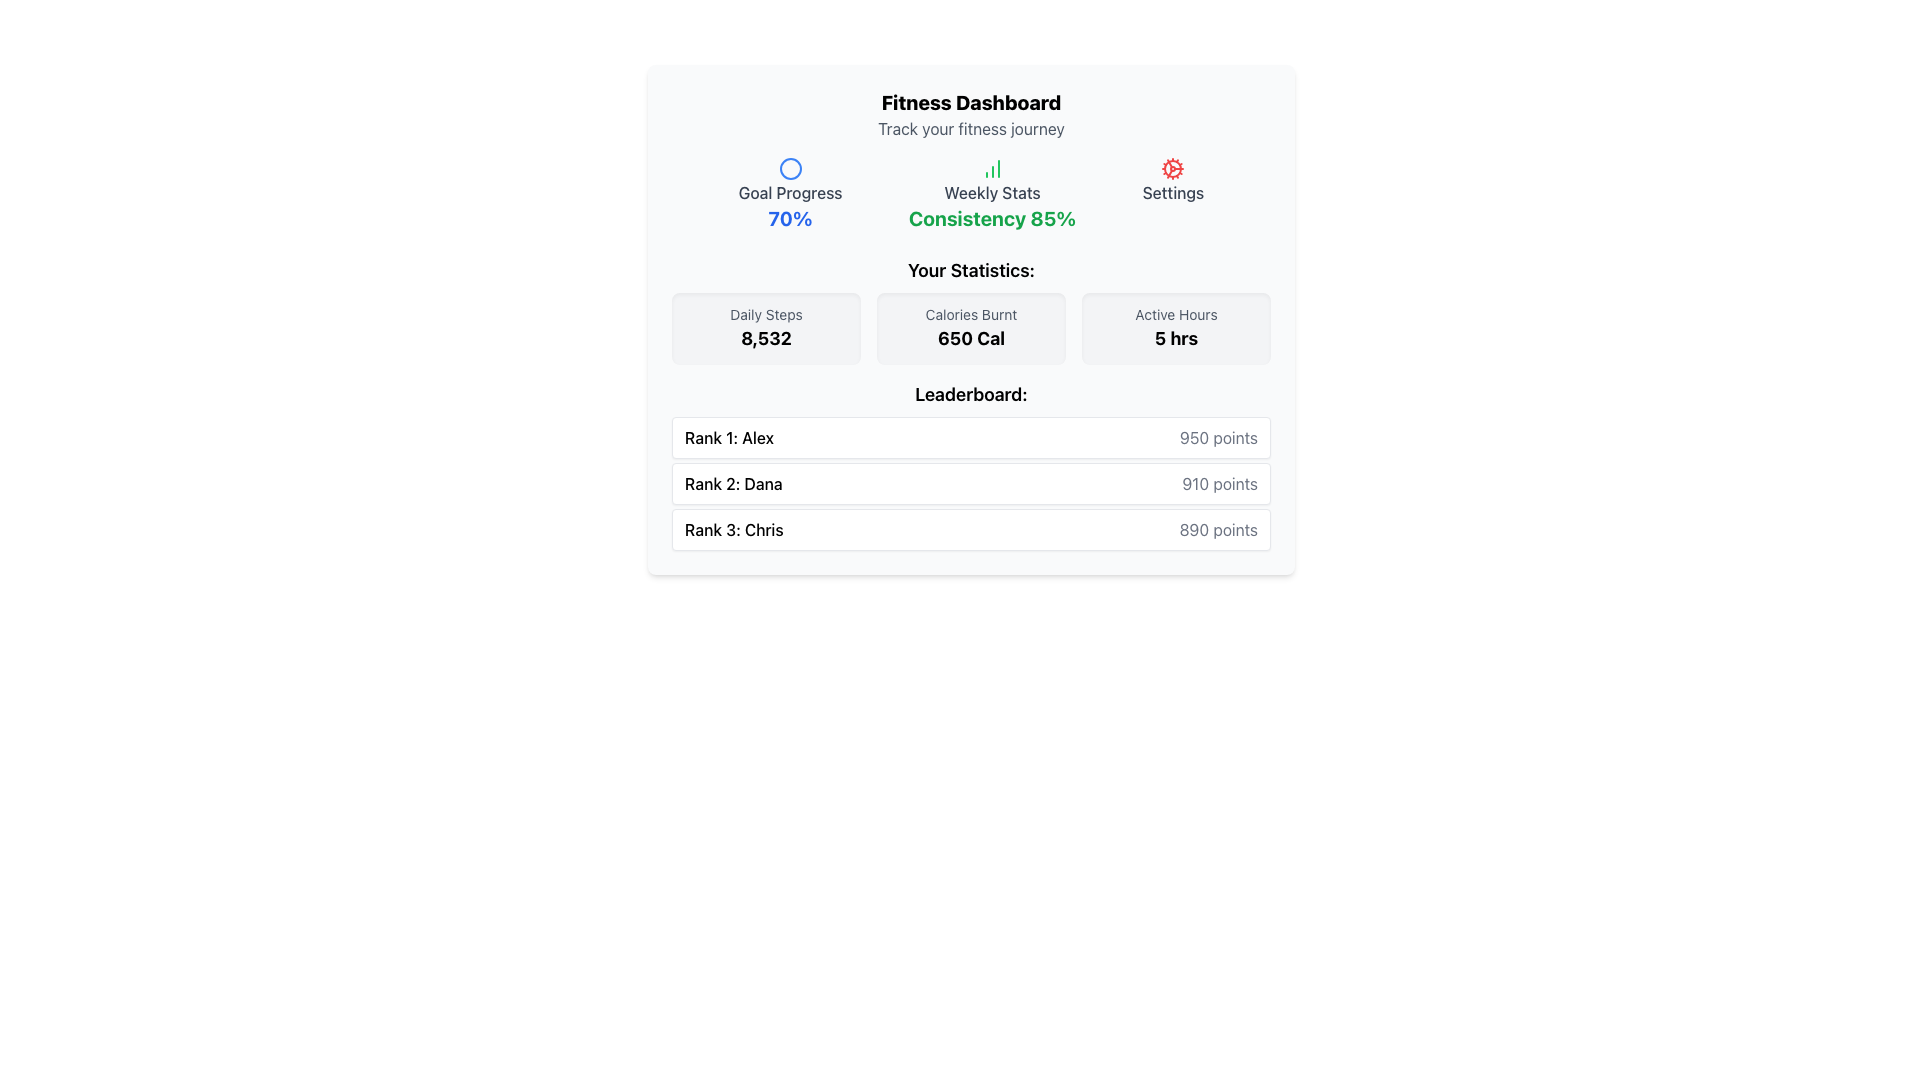 The image size is (1920, 1080). I want to click on the settings text label located in the top-right section of the central card, which is adjacent to the cog icon, so click(1173, 192).